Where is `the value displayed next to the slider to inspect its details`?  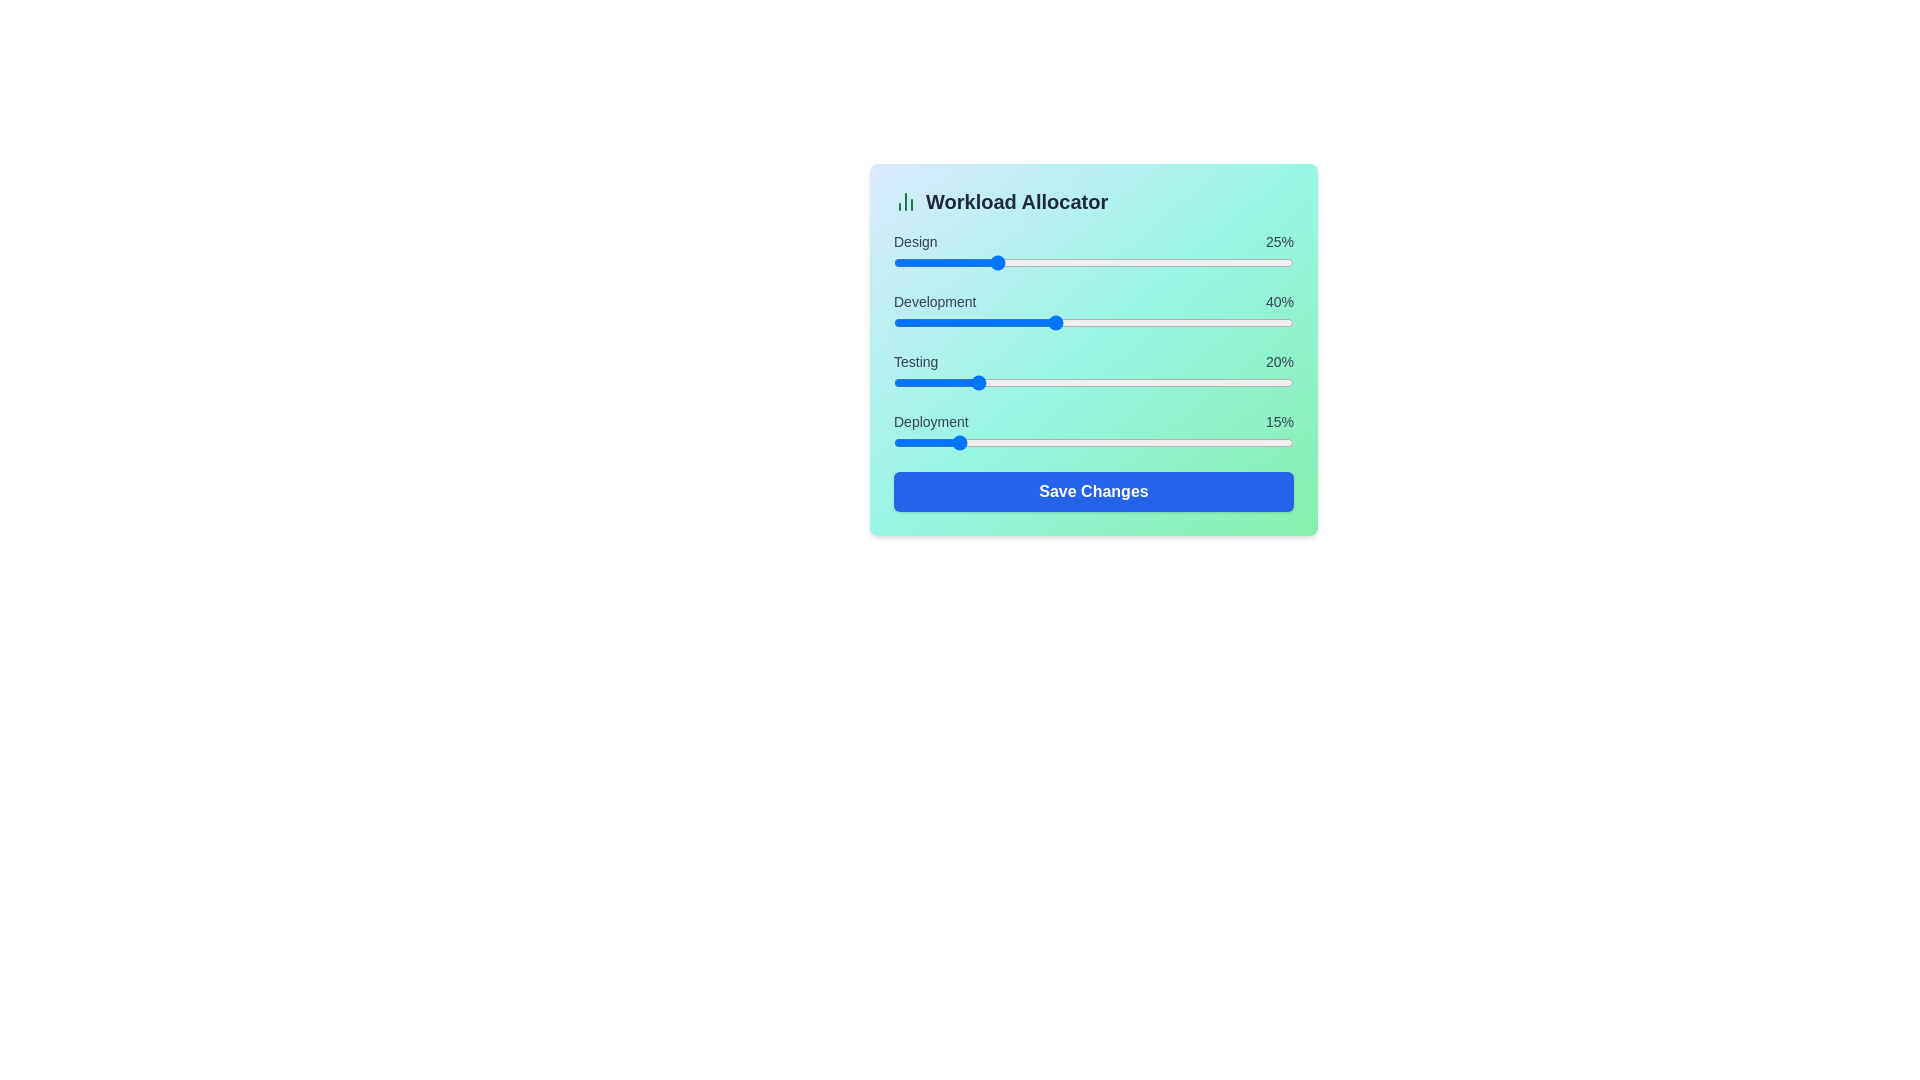
the value displayed next to the slider to inspect its details is located at coordinates (1280, 241).